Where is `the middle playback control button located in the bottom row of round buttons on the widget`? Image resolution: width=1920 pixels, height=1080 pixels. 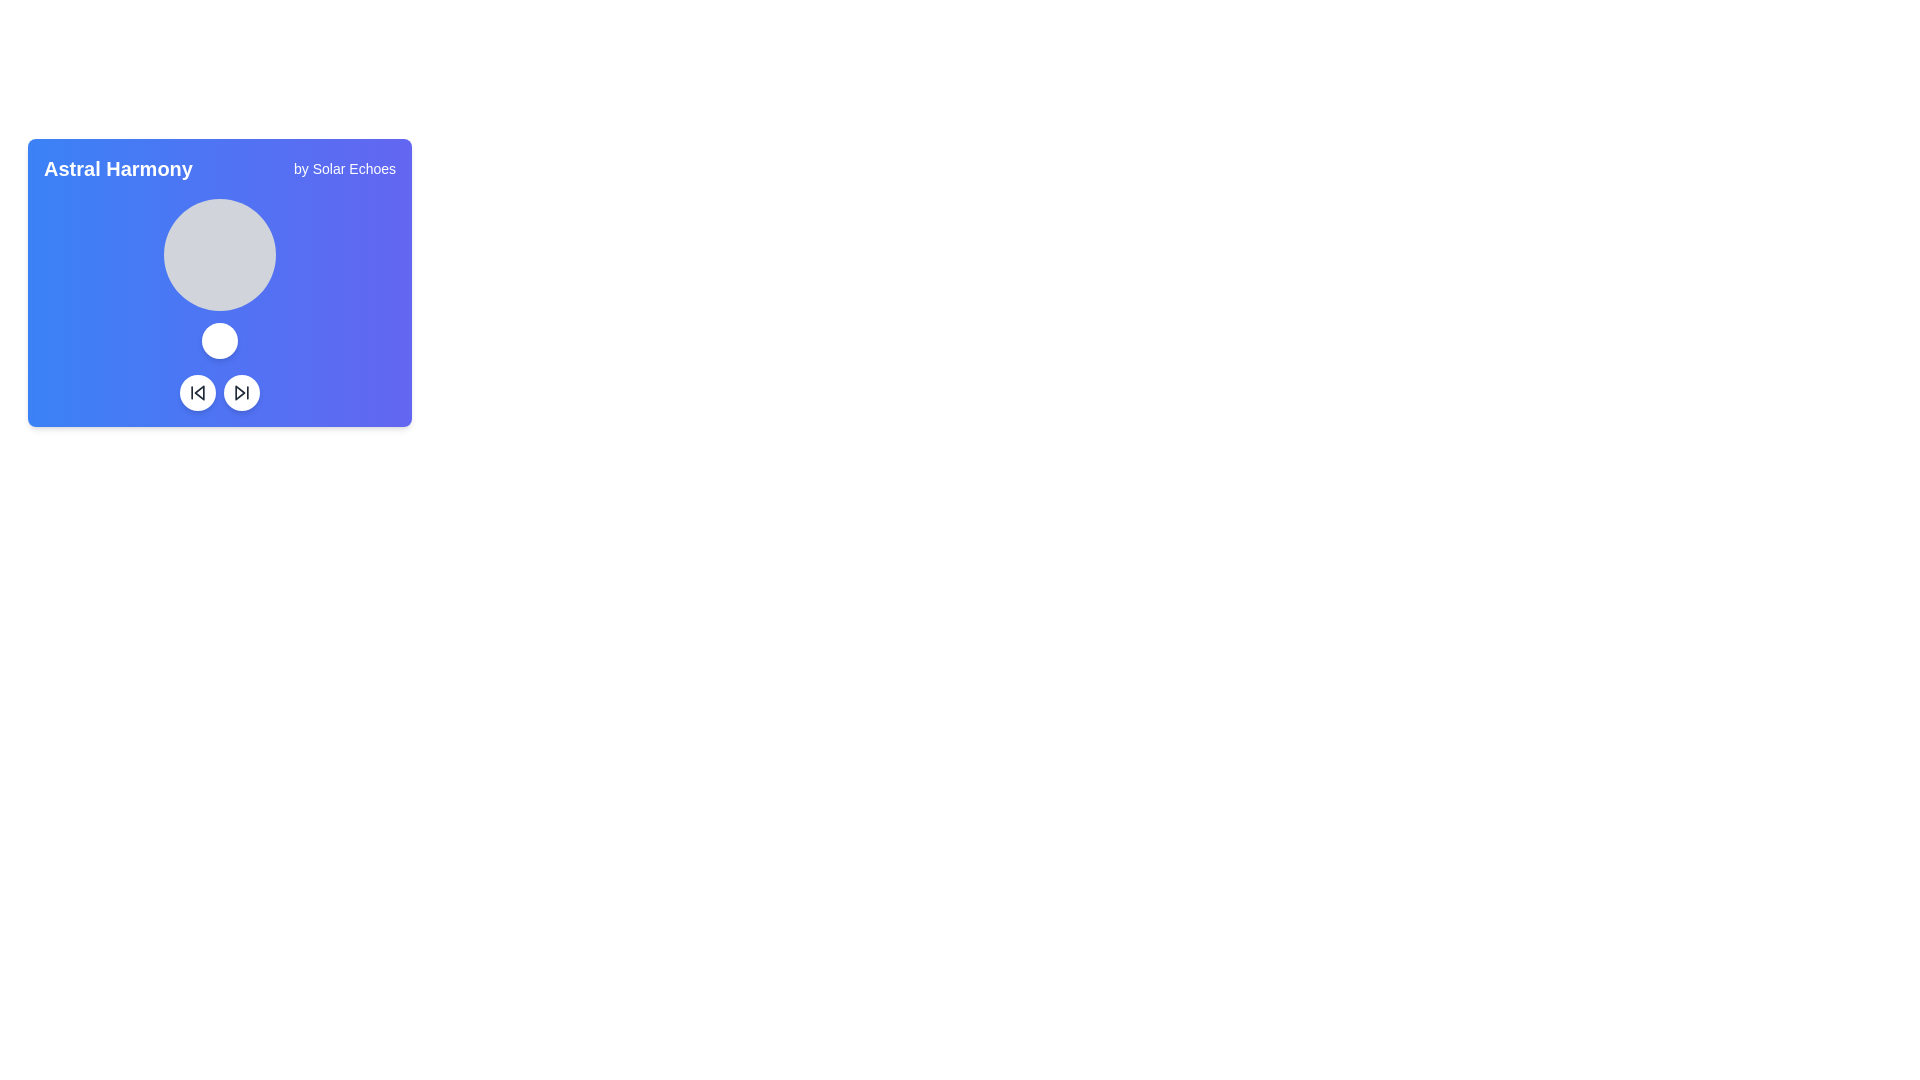
the middle playback control button located in the bottom row of round buttons on the widget is located at coordinates (240, 393).